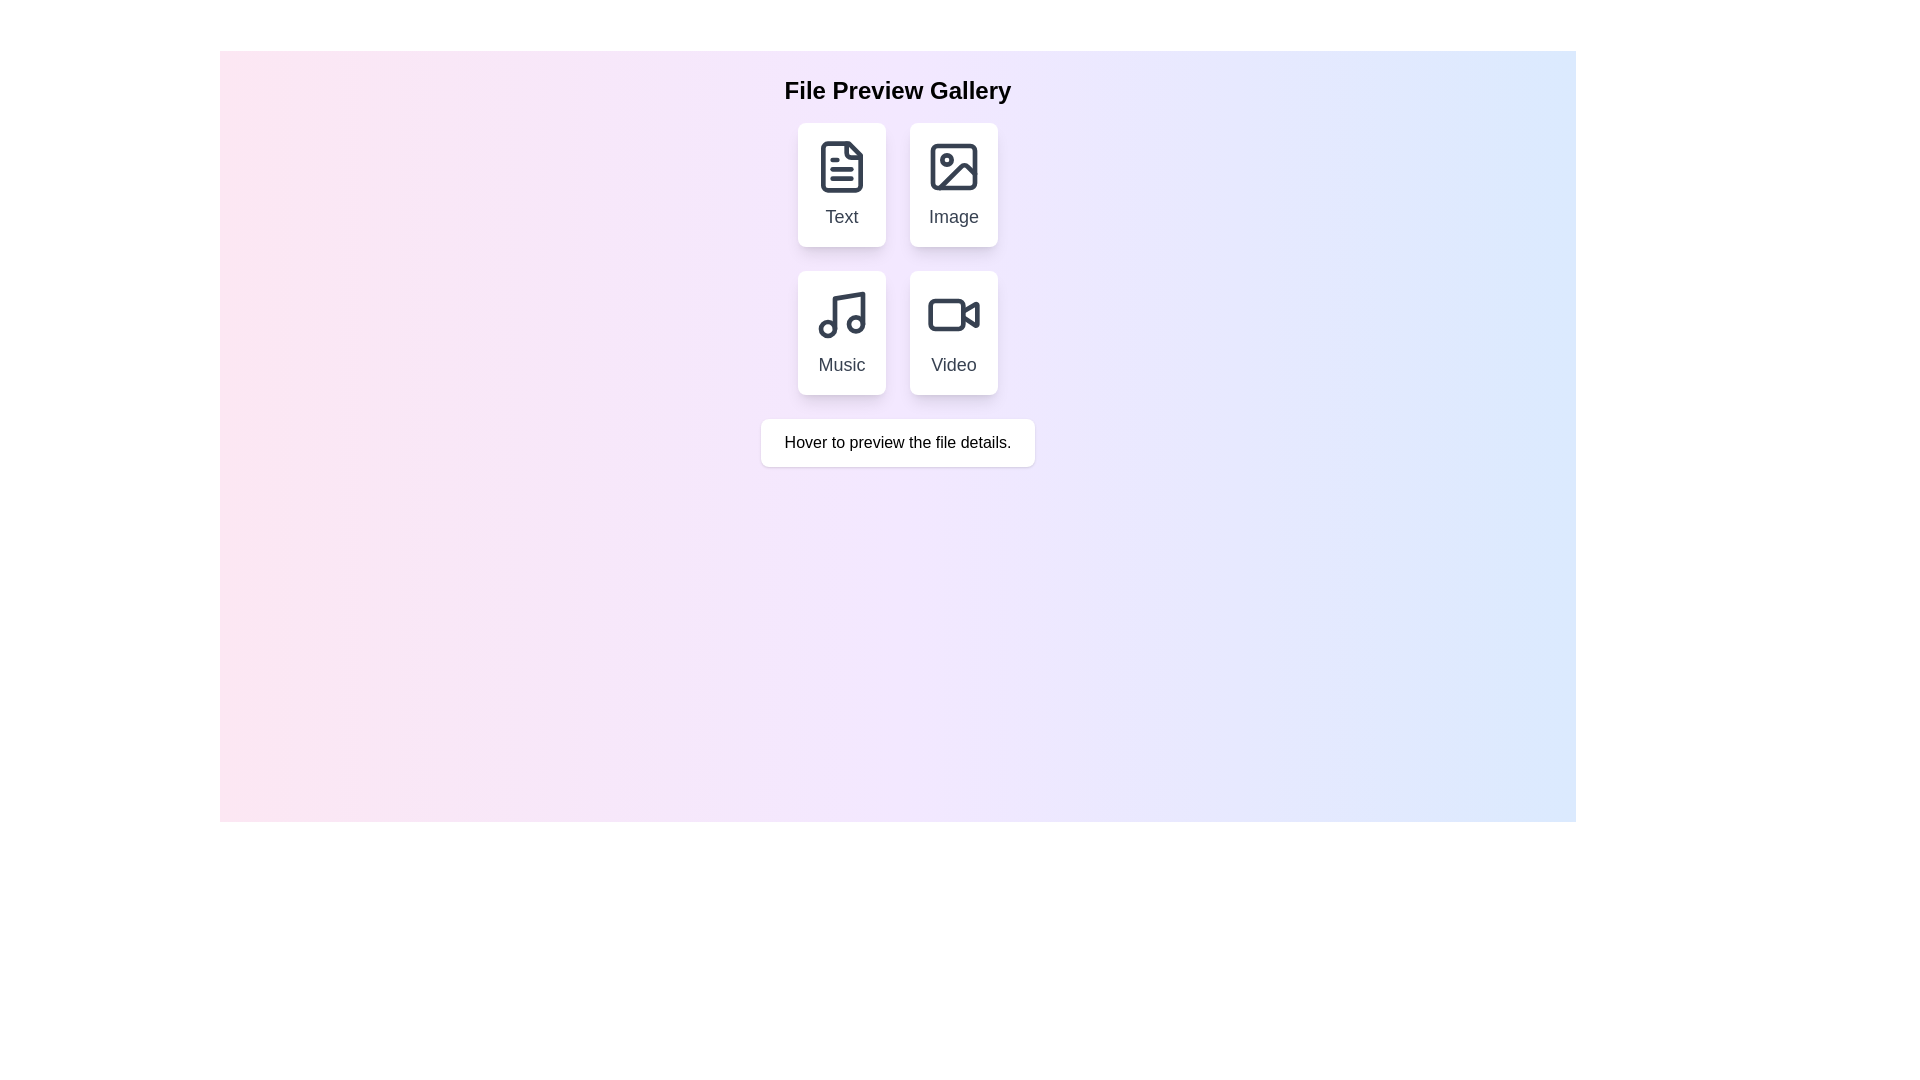 The width and height of the screenshot is (1920, 1080). Describe the element at coordinates (953, 185) in the screenshot. I see `the 'Image' card, which features a rounded rectangular shape with a white background, an icon of a landscape at the top, and the label 'Image' in gray font below the icon, located in the top-right corner of the grid` at that location.